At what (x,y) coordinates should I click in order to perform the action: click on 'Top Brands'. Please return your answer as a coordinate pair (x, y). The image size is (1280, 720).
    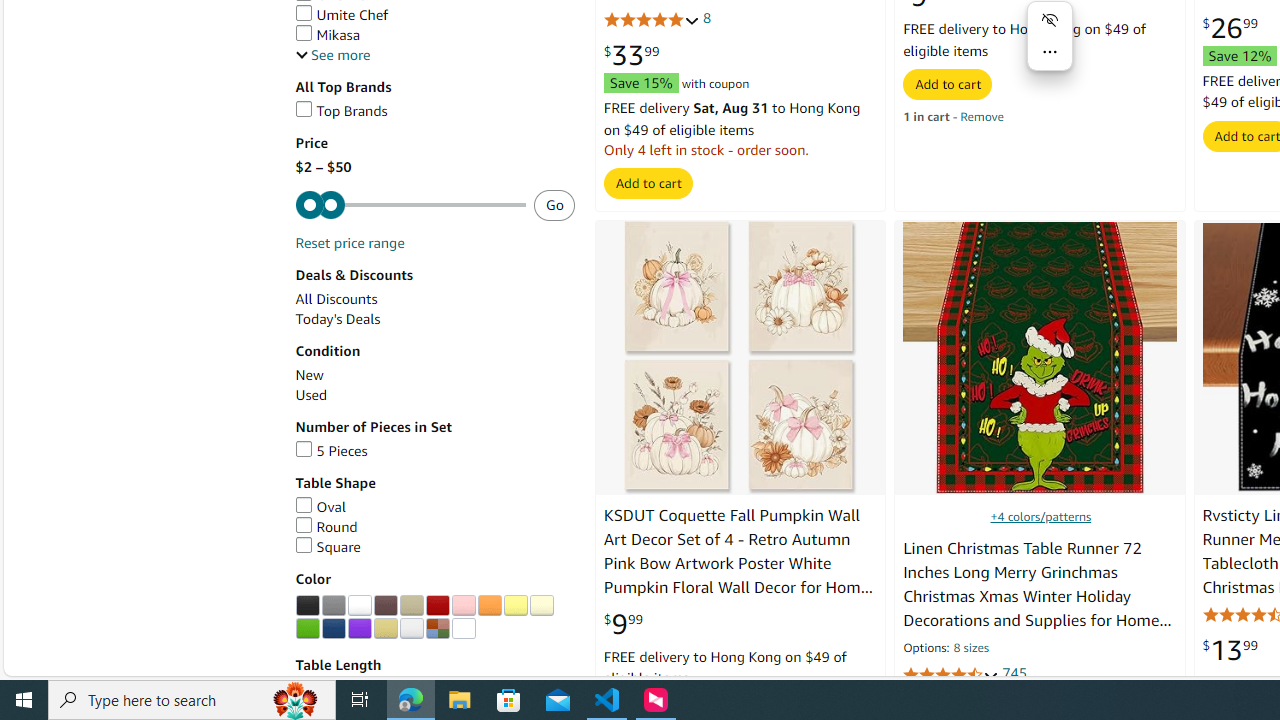
    Looking at the image, I should click on (433, 111).